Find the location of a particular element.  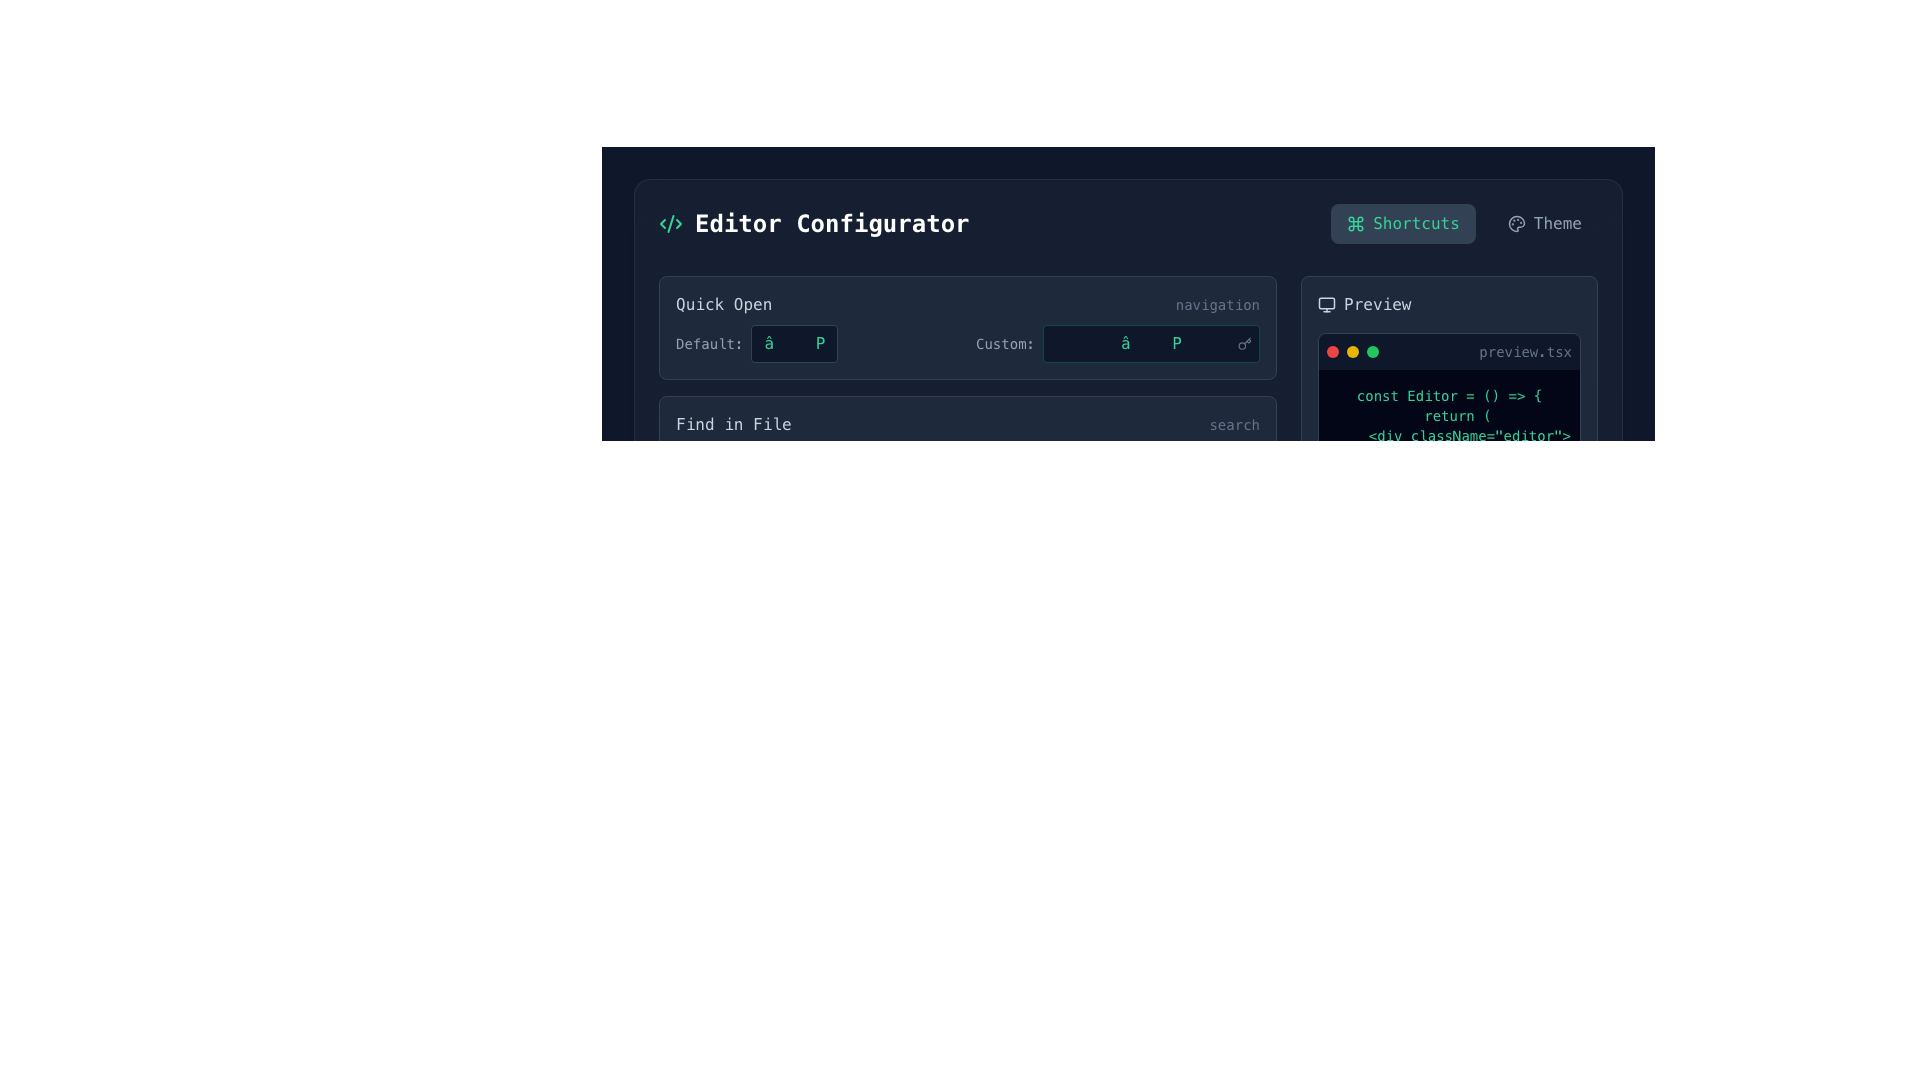

the second button in the upper-right corner of the interface, which is located immediately to the right of the green 'Shortcuts' button is located at coordinates (1543, 223).